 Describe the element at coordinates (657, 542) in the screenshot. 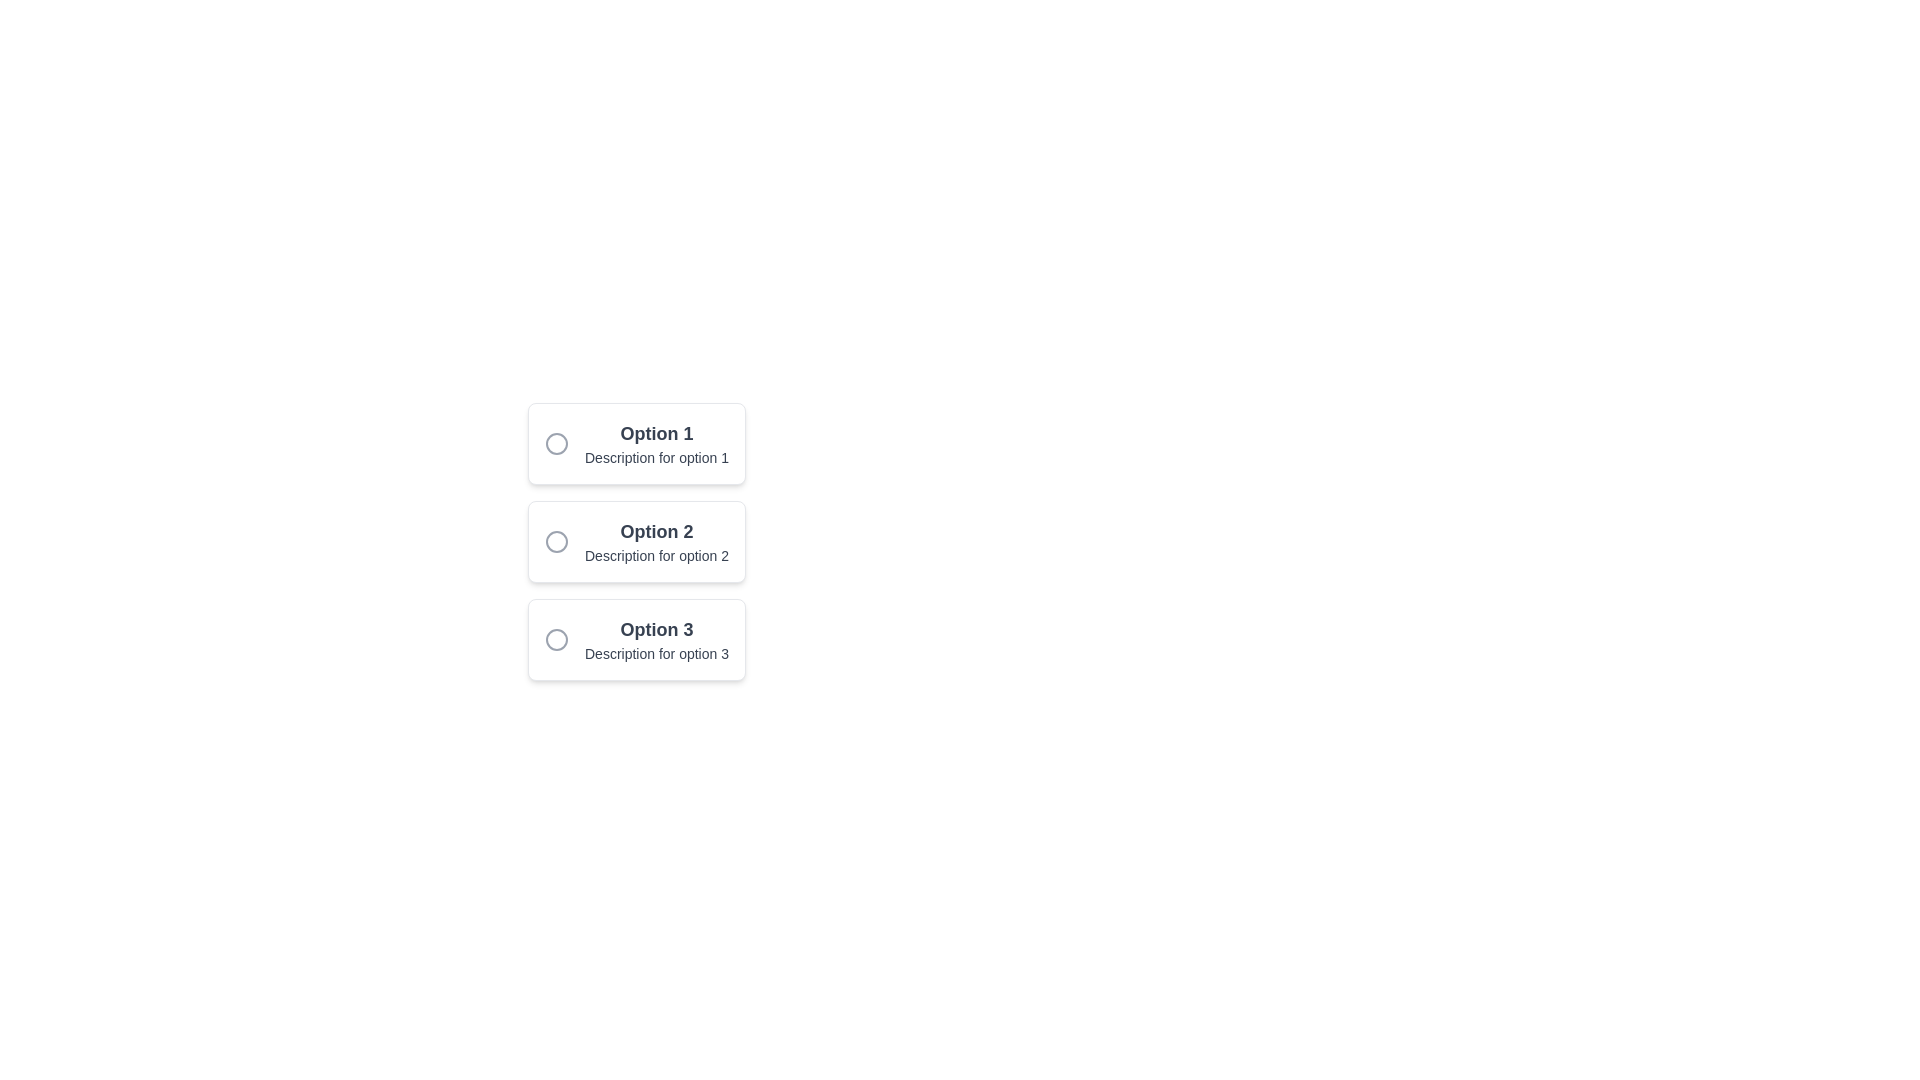

I see `the text block item in the list that displays 'Option 2' with a description below it` at that location.